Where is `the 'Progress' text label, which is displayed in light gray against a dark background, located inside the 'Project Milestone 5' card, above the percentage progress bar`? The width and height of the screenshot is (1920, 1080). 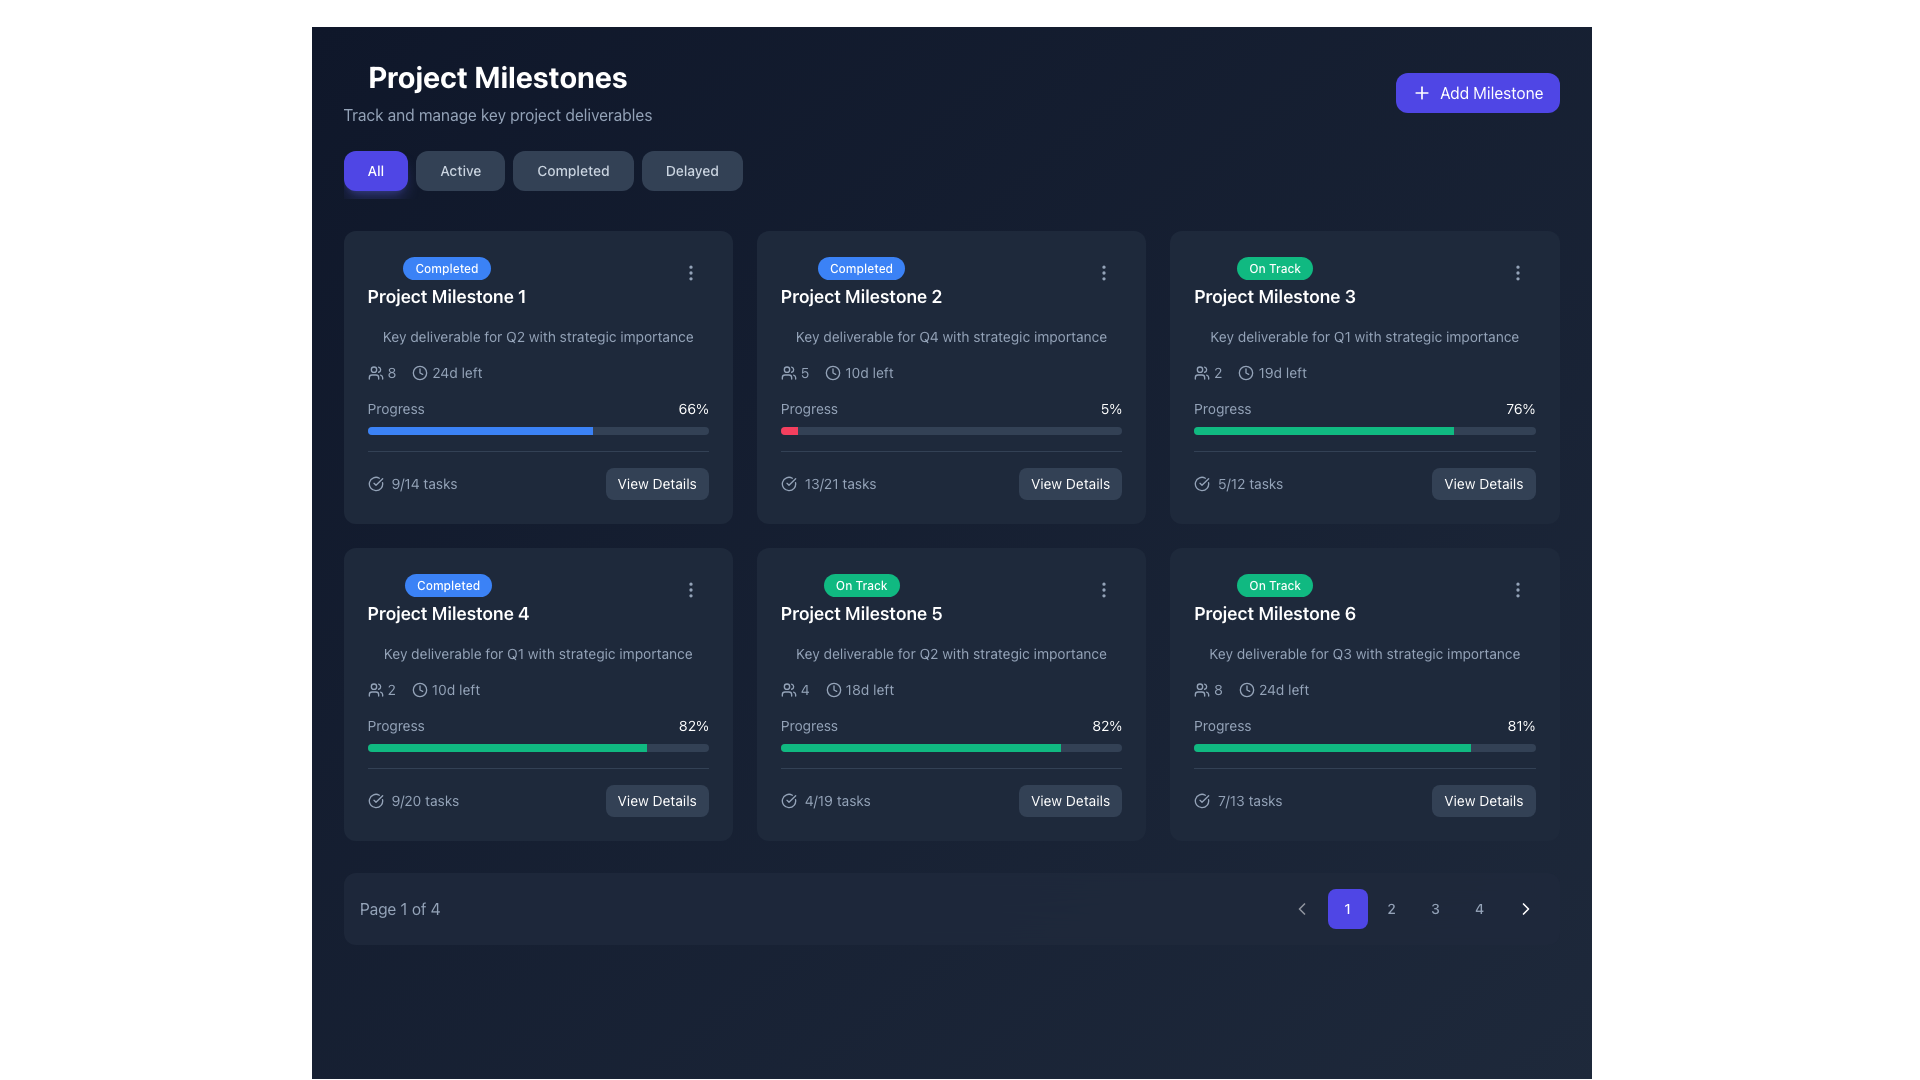 the 'Progress' text label, which is displayed in light gray against a dark background, located inside the 'Project Milestone 5' card, above the percentage progress bar is located at coordinates (809, 725).